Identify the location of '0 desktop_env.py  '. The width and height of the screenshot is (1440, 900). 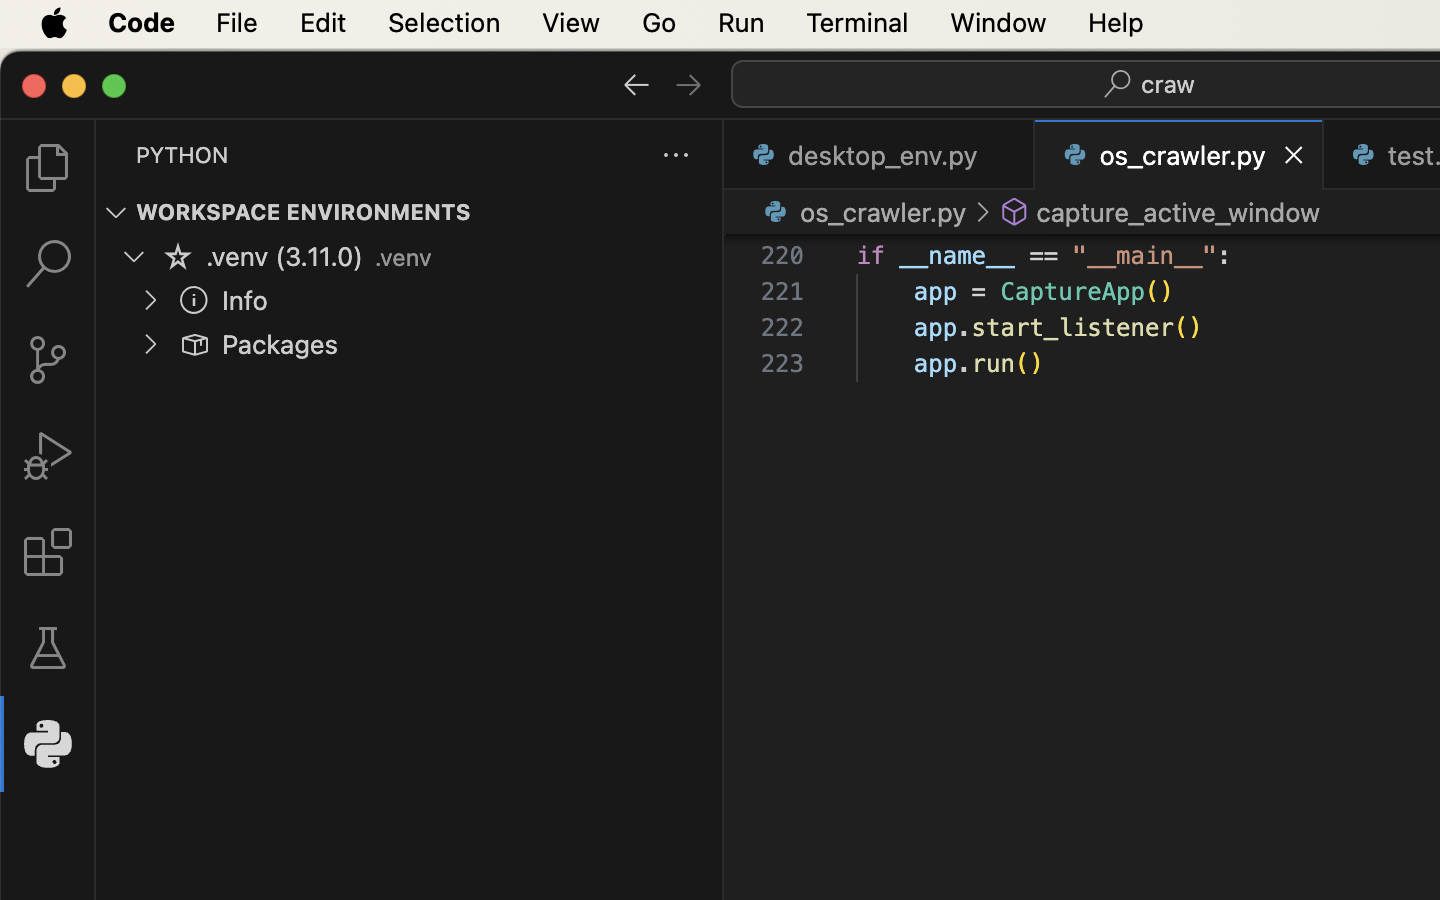
(878, 154).